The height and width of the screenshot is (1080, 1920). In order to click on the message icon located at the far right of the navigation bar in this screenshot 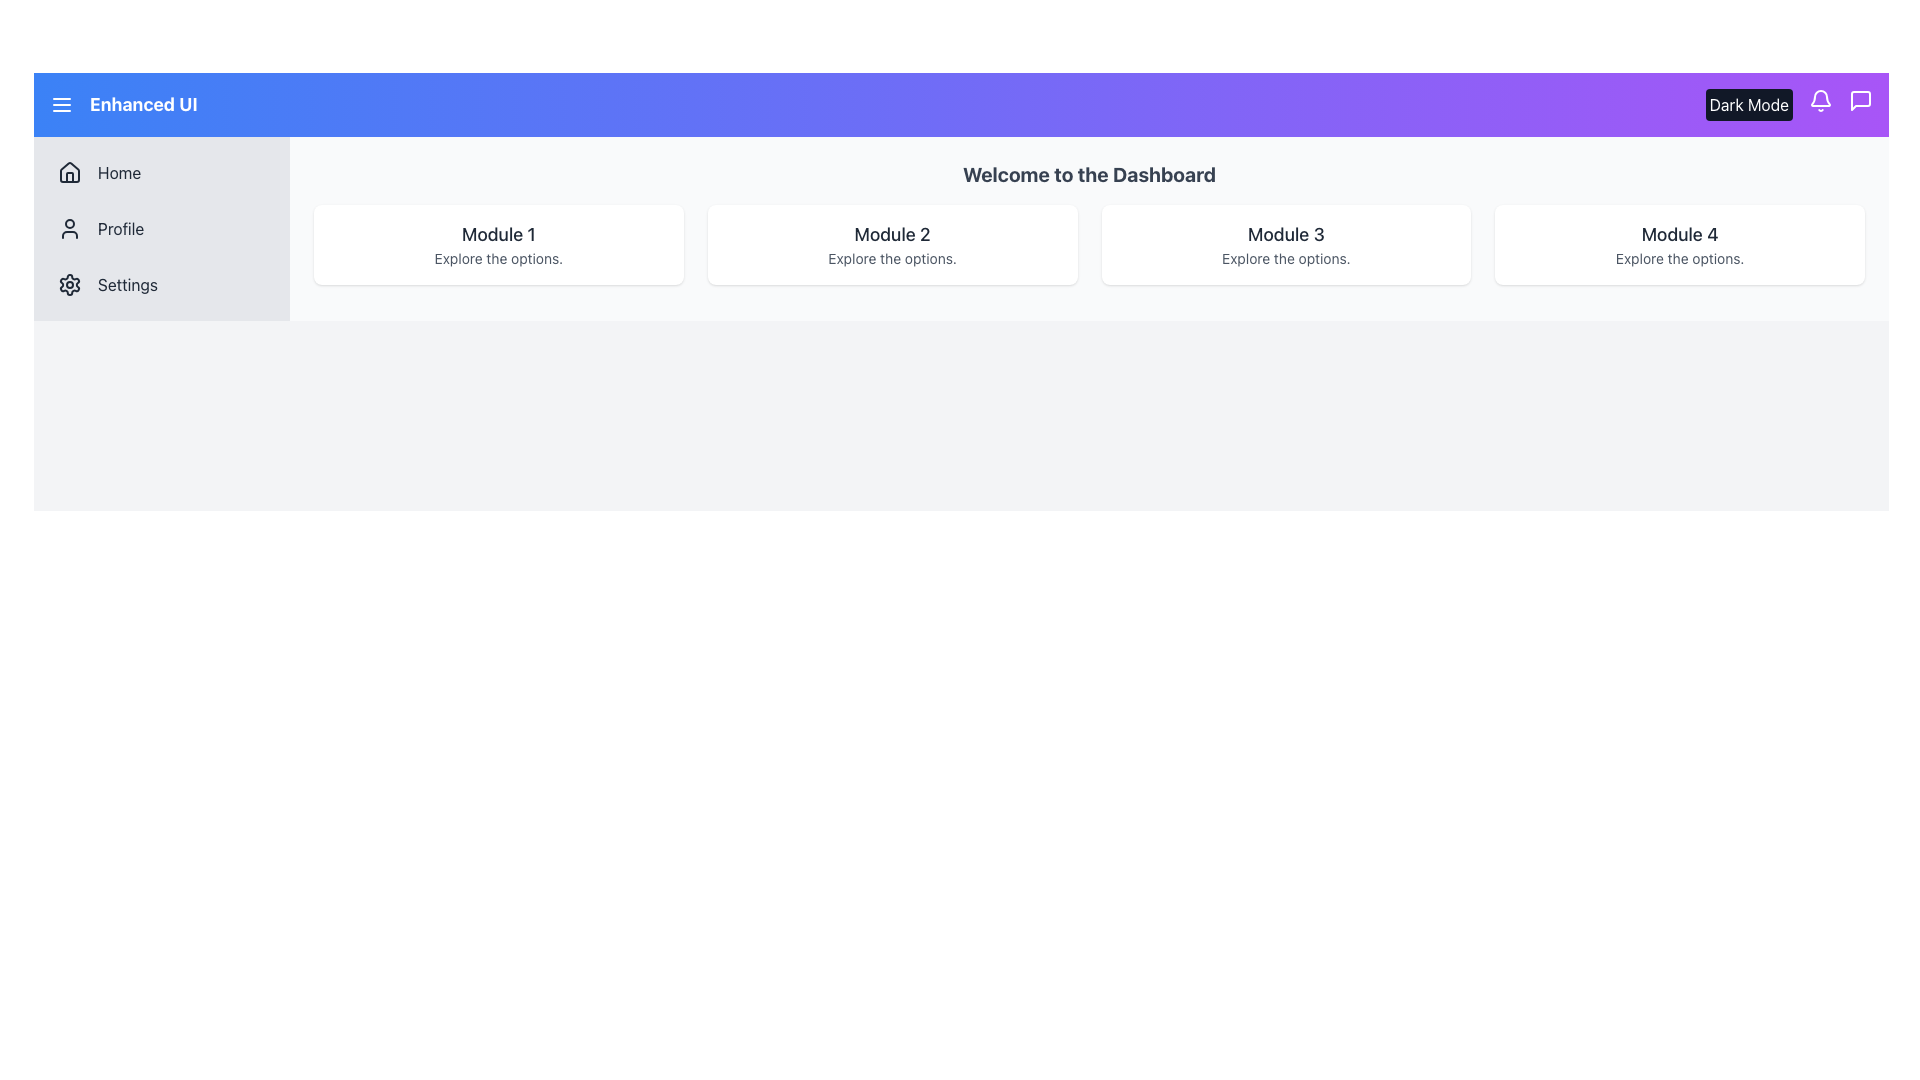, I will do `click(1860, 100)`.